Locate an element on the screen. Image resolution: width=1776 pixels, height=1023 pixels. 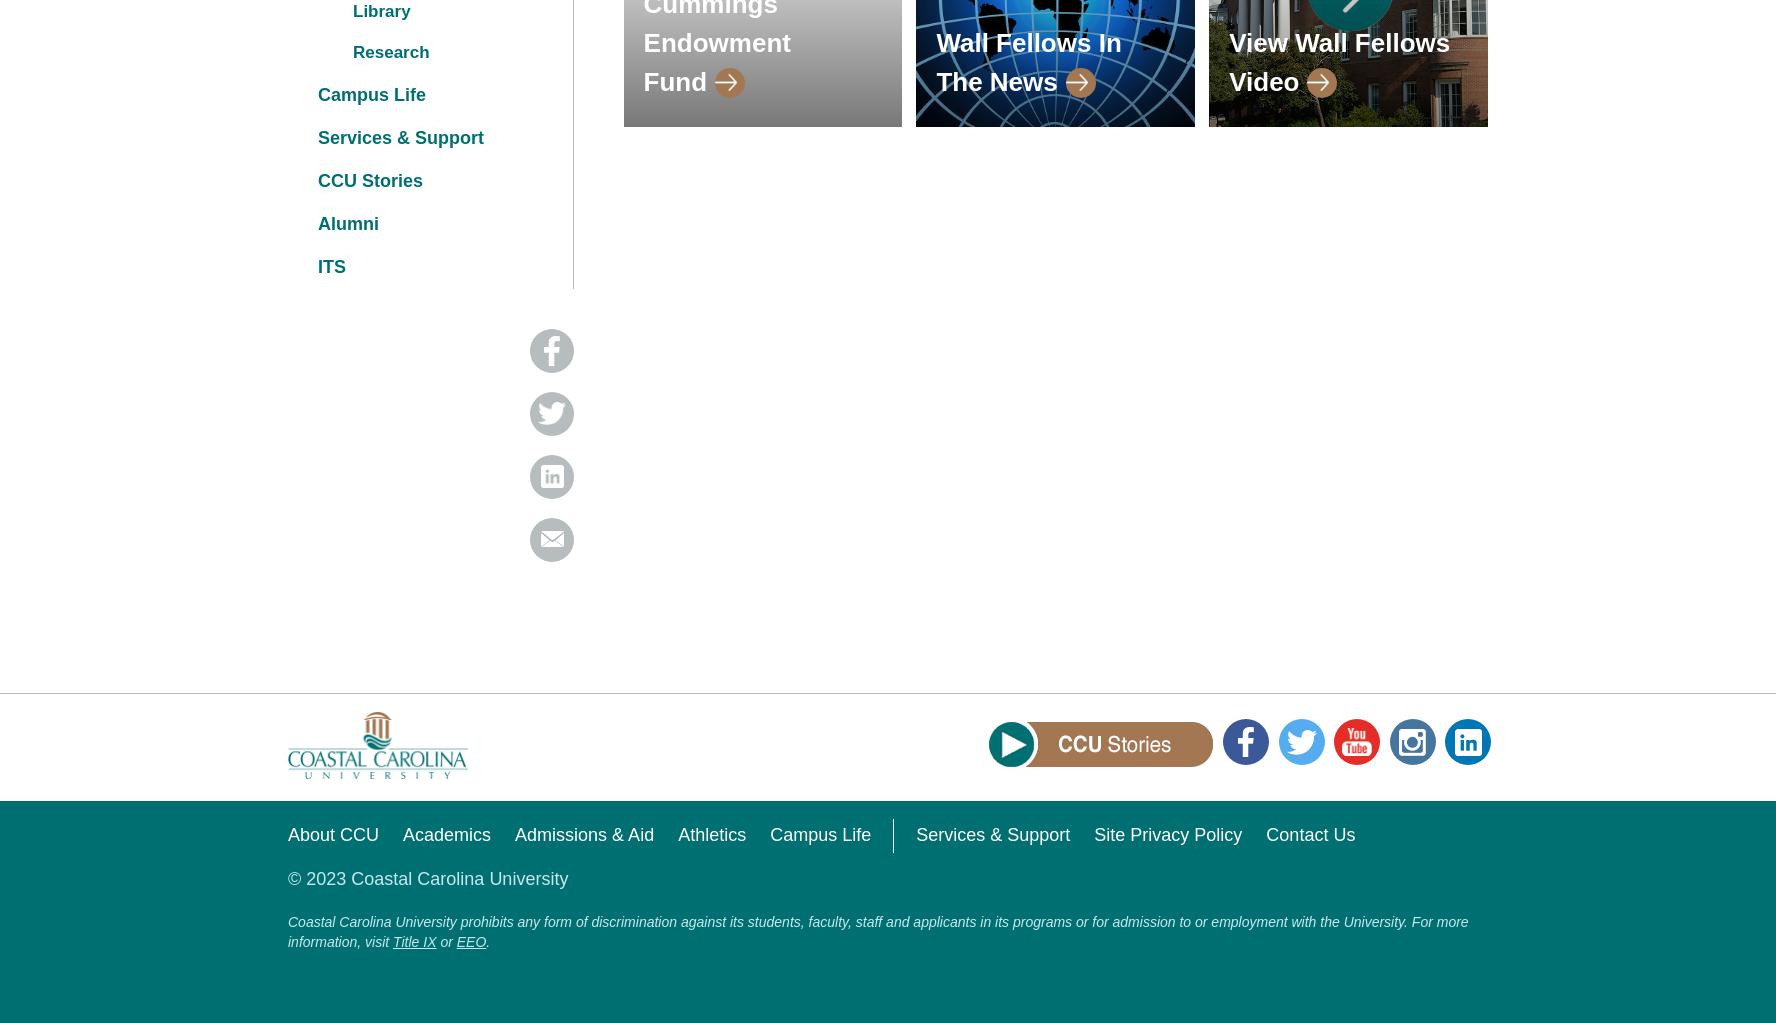
'ITS' is located at coordinates (330, 265).